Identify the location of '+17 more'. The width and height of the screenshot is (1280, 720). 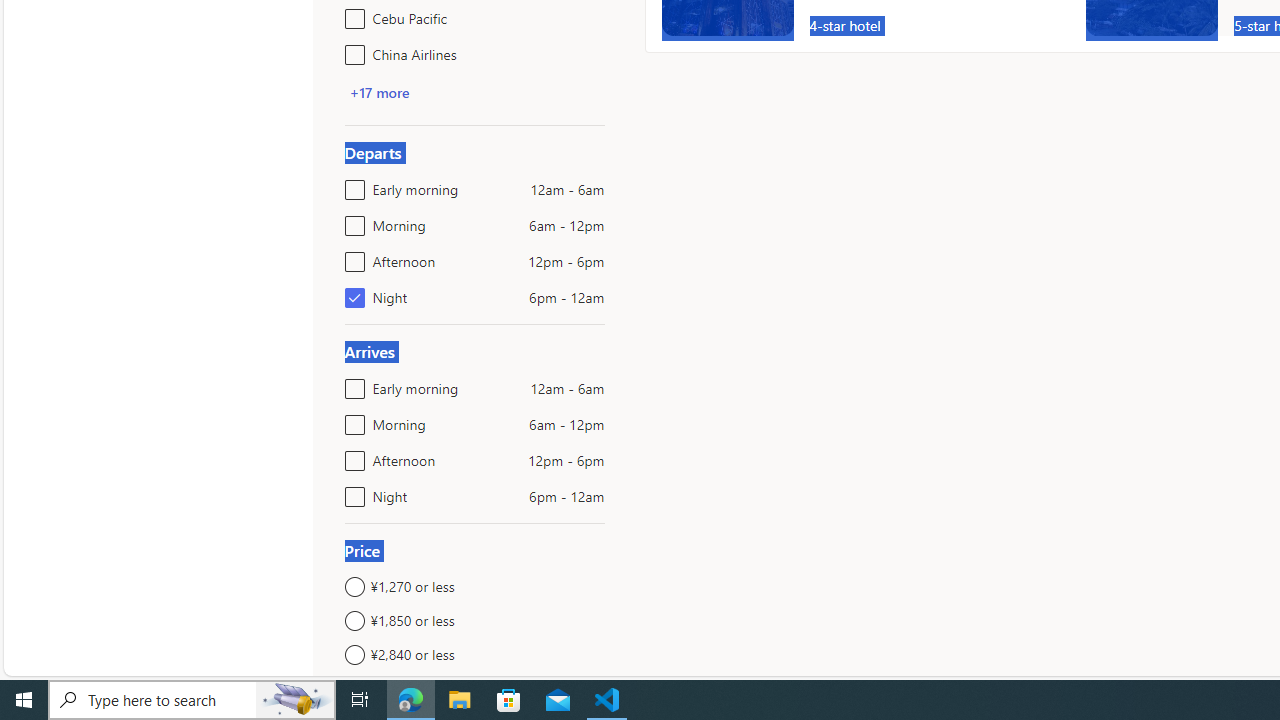
(379, 92).